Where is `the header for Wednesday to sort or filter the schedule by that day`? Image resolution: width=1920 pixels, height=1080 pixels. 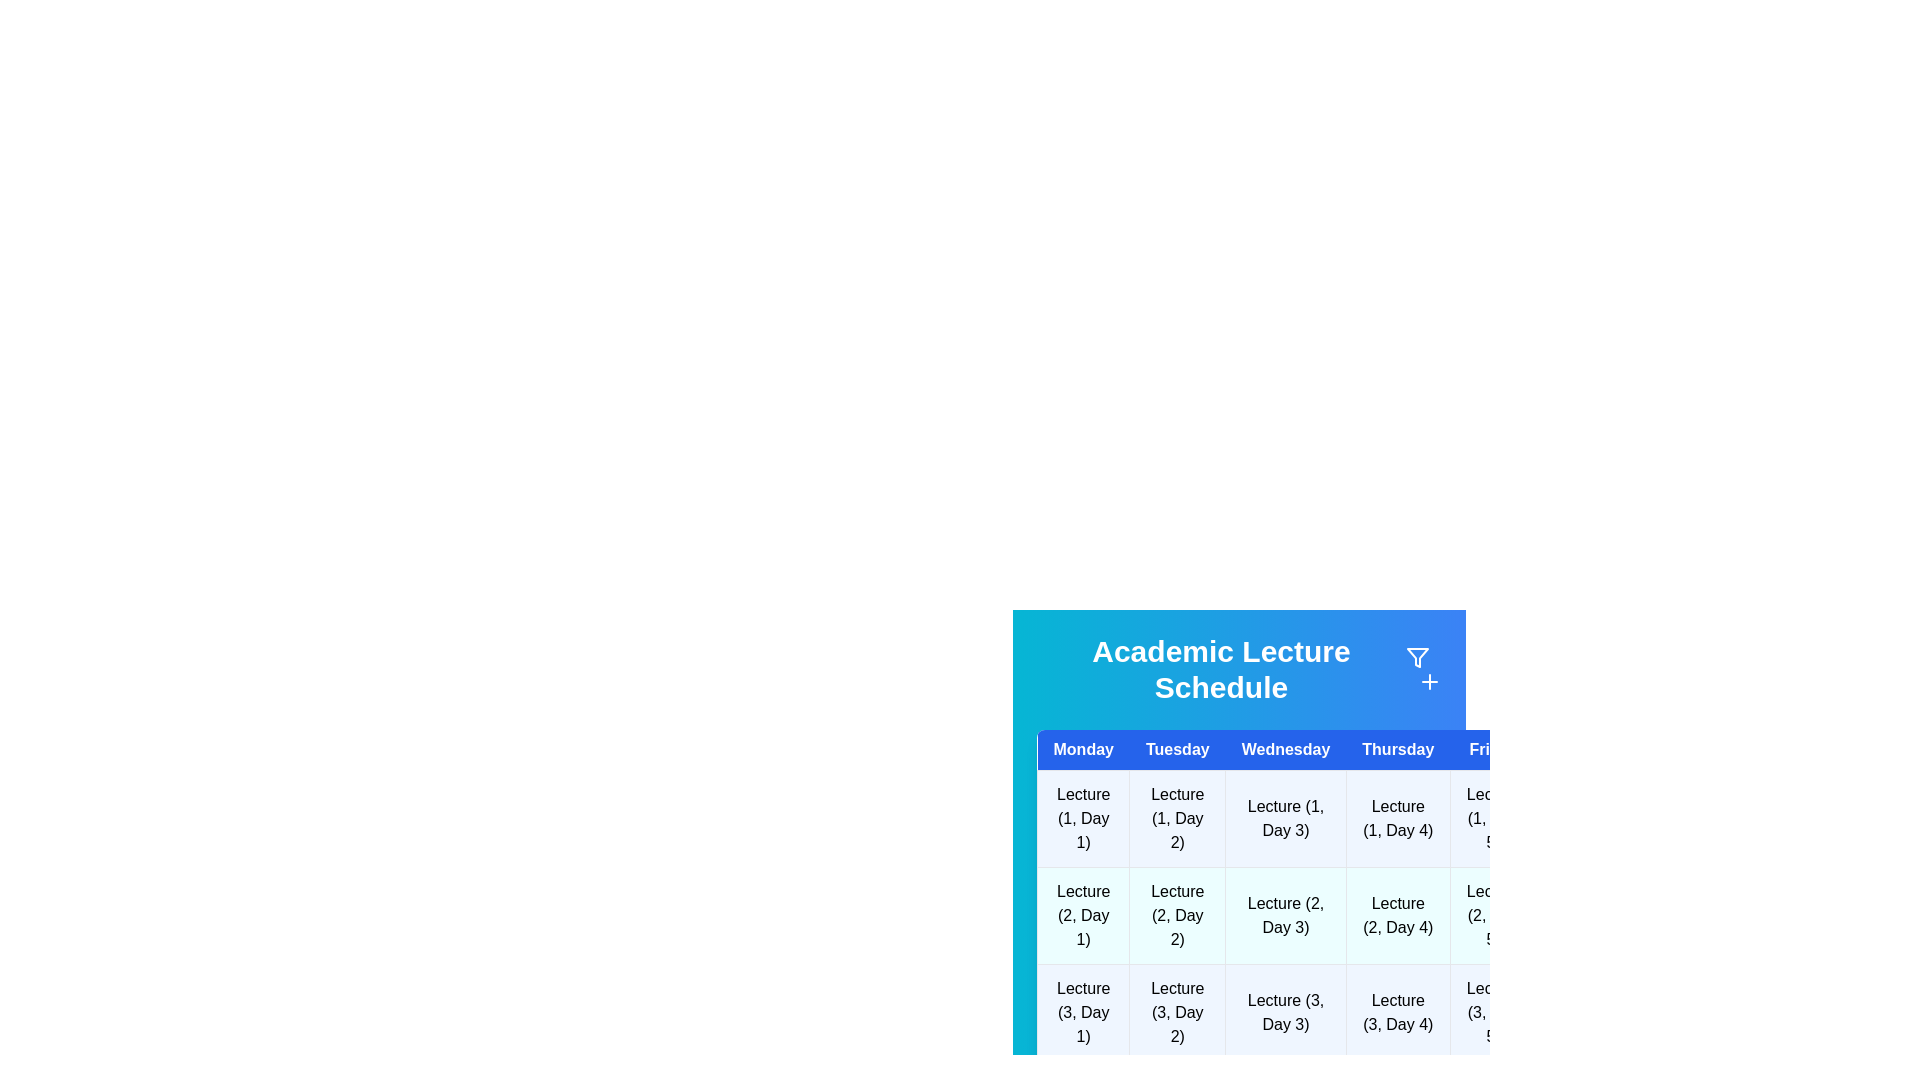
the header for Wednesday to sort or filter the schedule by that day is located at coordinates (1286, 750).